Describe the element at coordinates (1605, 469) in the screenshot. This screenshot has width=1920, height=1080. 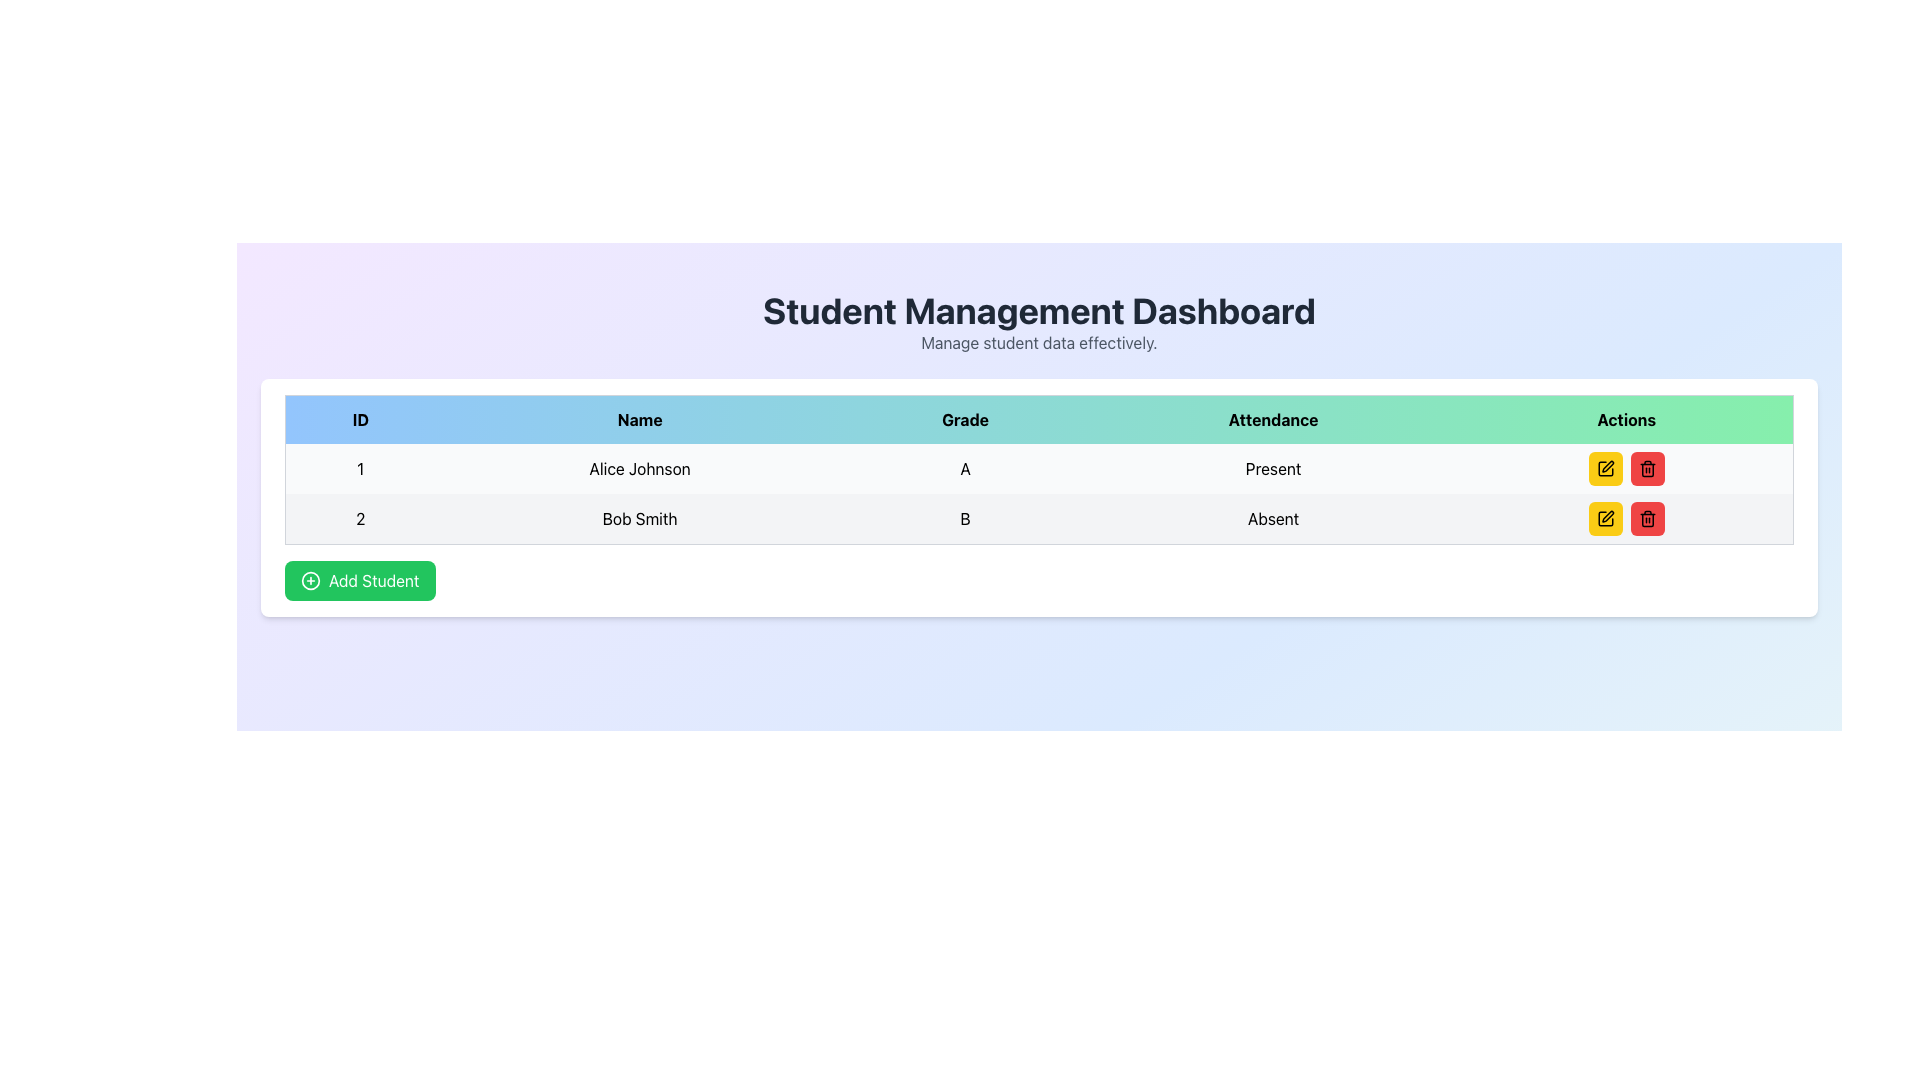
I see `the yellow button with rounded corners and a pencil icon in the 'Actions' column of the second row to initiate the edit action` at that location.